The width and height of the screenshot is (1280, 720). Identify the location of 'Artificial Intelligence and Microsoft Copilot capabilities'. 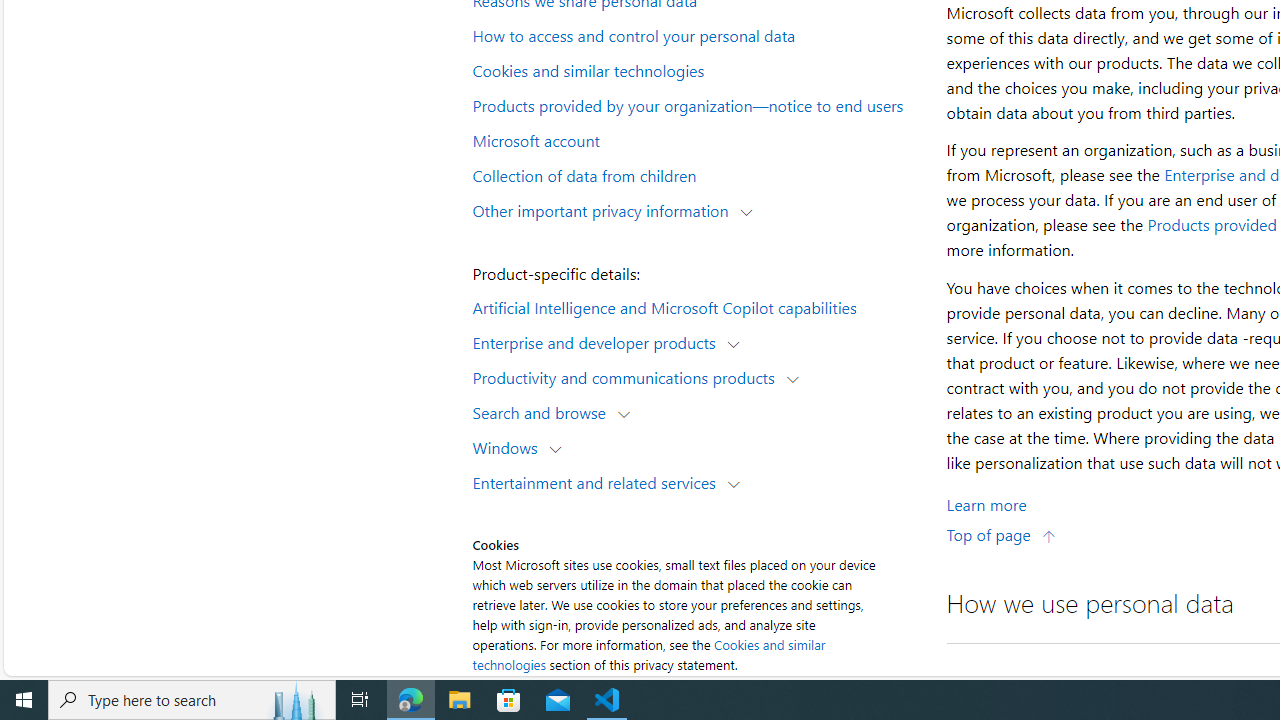
(696, 306).